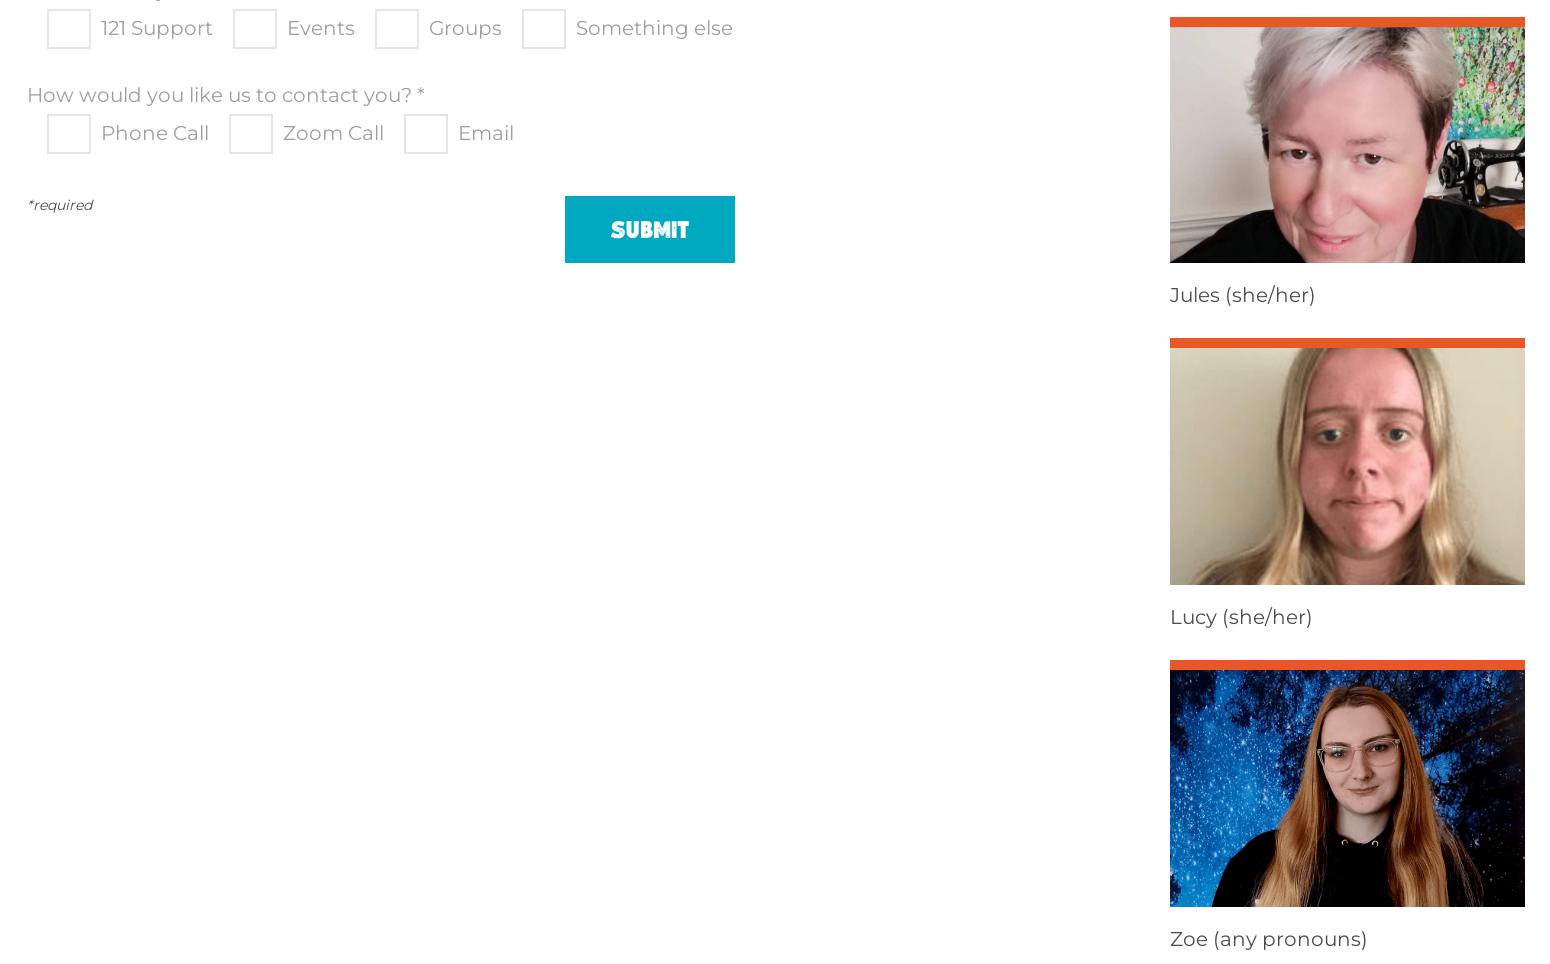  What do you see at coordinates (1241, 294) in the screenshot?
I see `'Jules (she/her)'` at bounding box center [1241, 294].